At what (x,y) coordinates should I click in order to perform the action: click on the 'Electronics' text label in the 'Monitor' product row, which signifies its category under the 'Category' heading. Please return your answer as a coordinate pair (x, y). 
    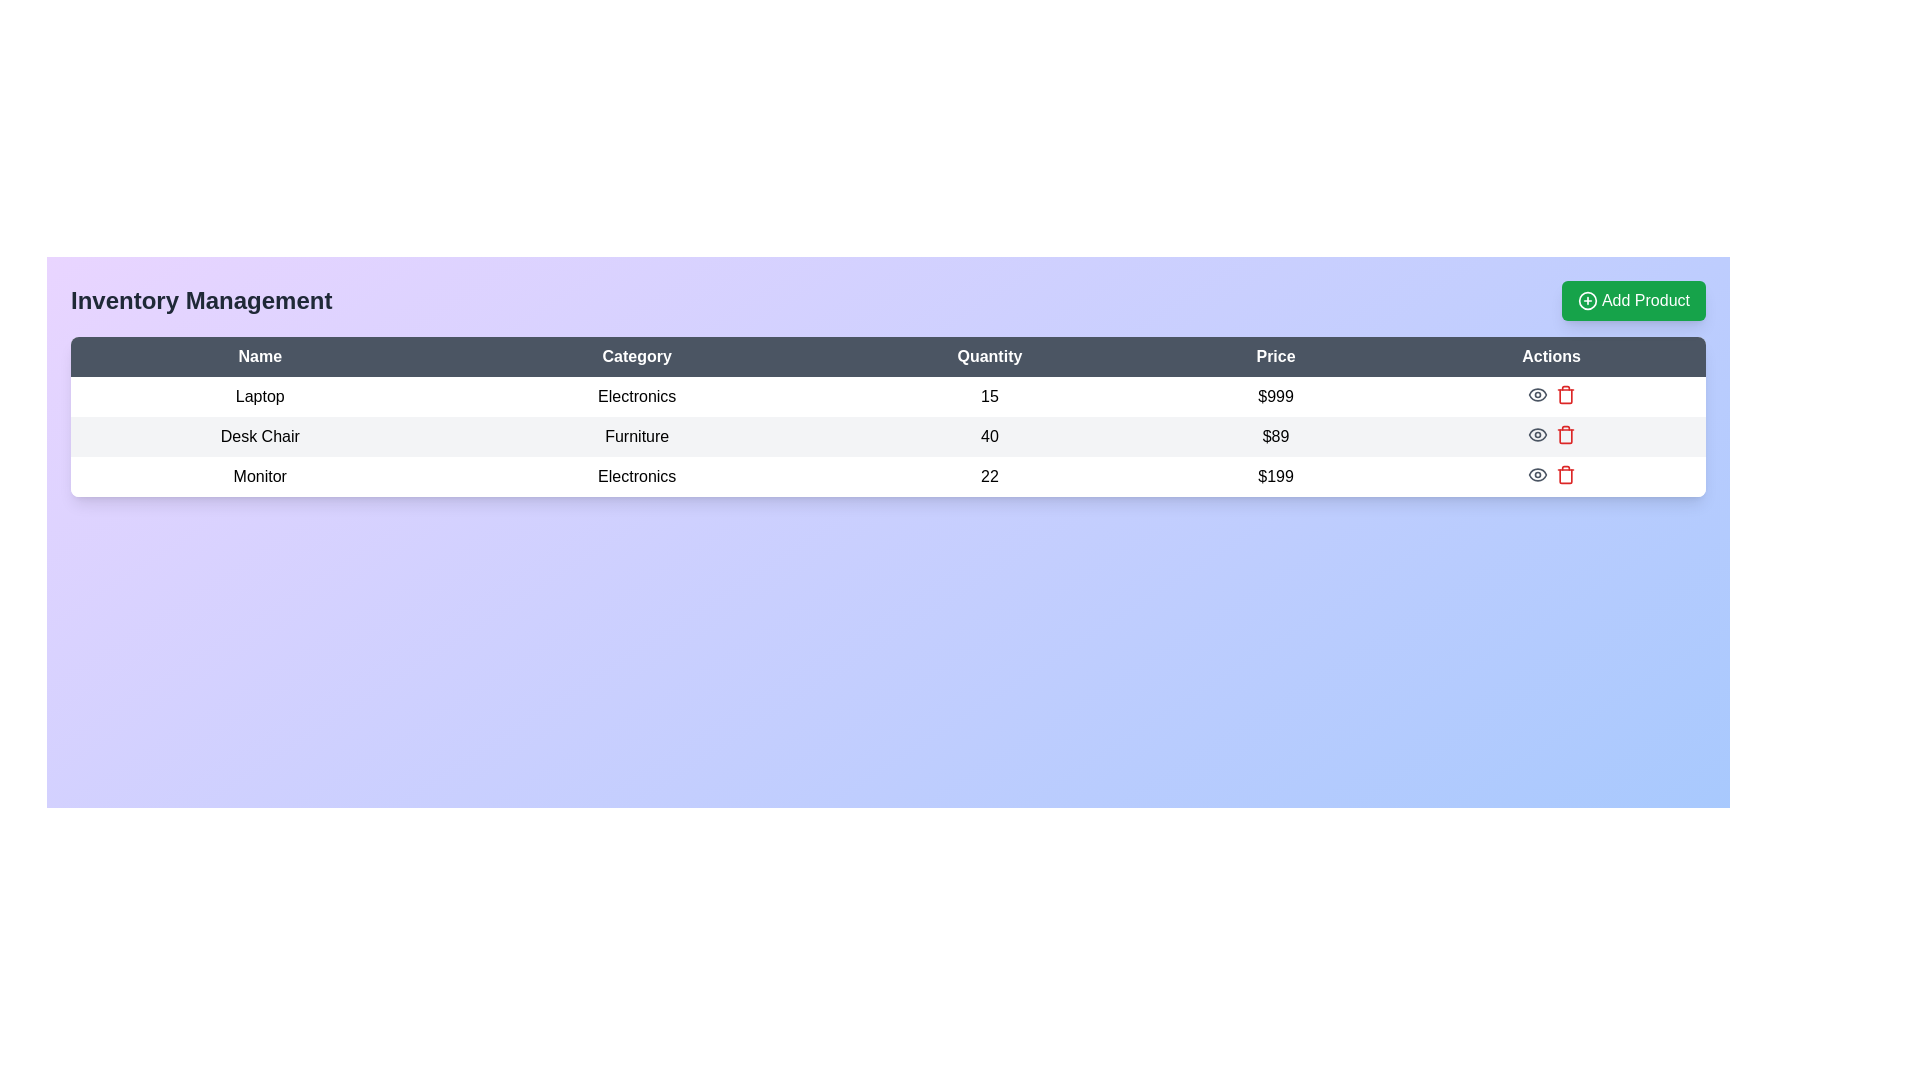
    Looking at the image, I should click on (636, 477).